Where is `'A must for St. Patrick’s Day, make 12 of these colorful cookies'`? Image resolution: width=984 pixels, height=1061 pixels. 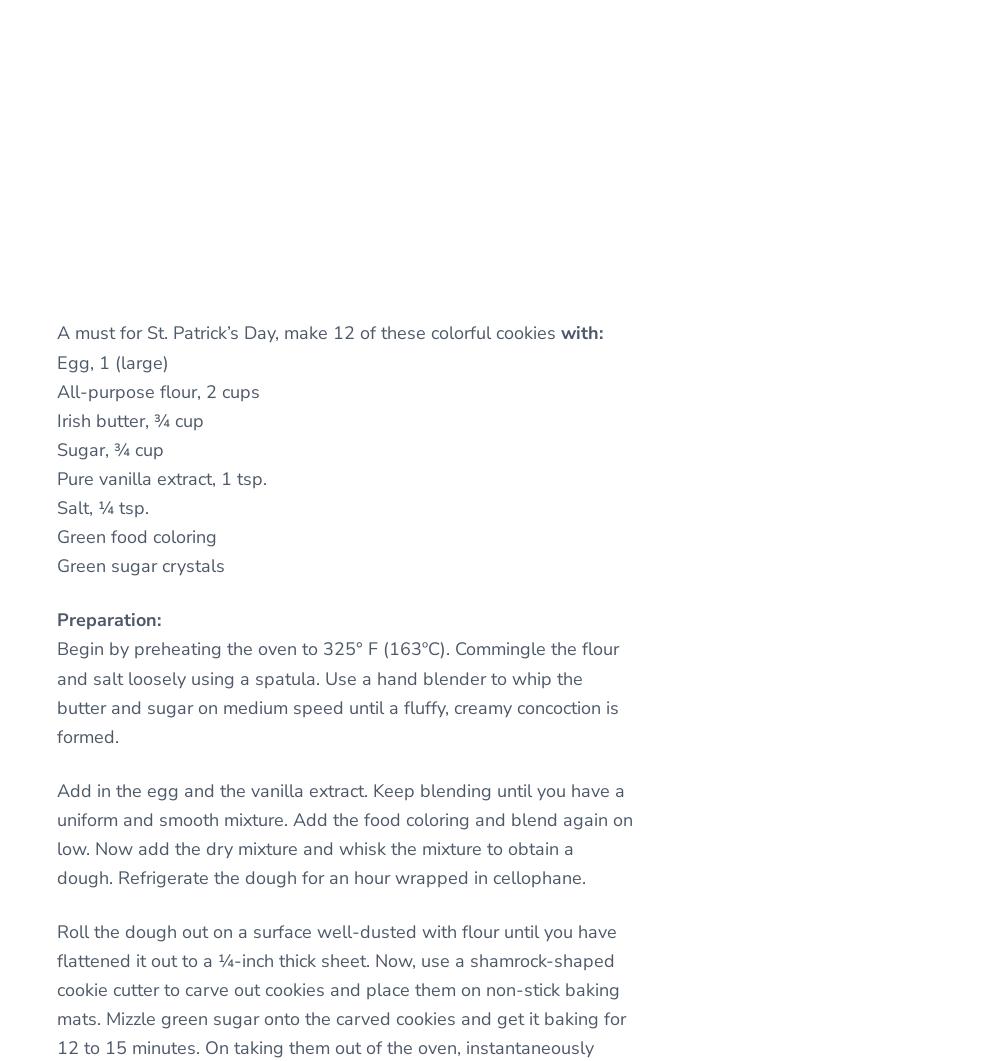
'A must for St. Patrick’s Day, make 12 of these colorful cookies' is located at coordinates (55, 332).